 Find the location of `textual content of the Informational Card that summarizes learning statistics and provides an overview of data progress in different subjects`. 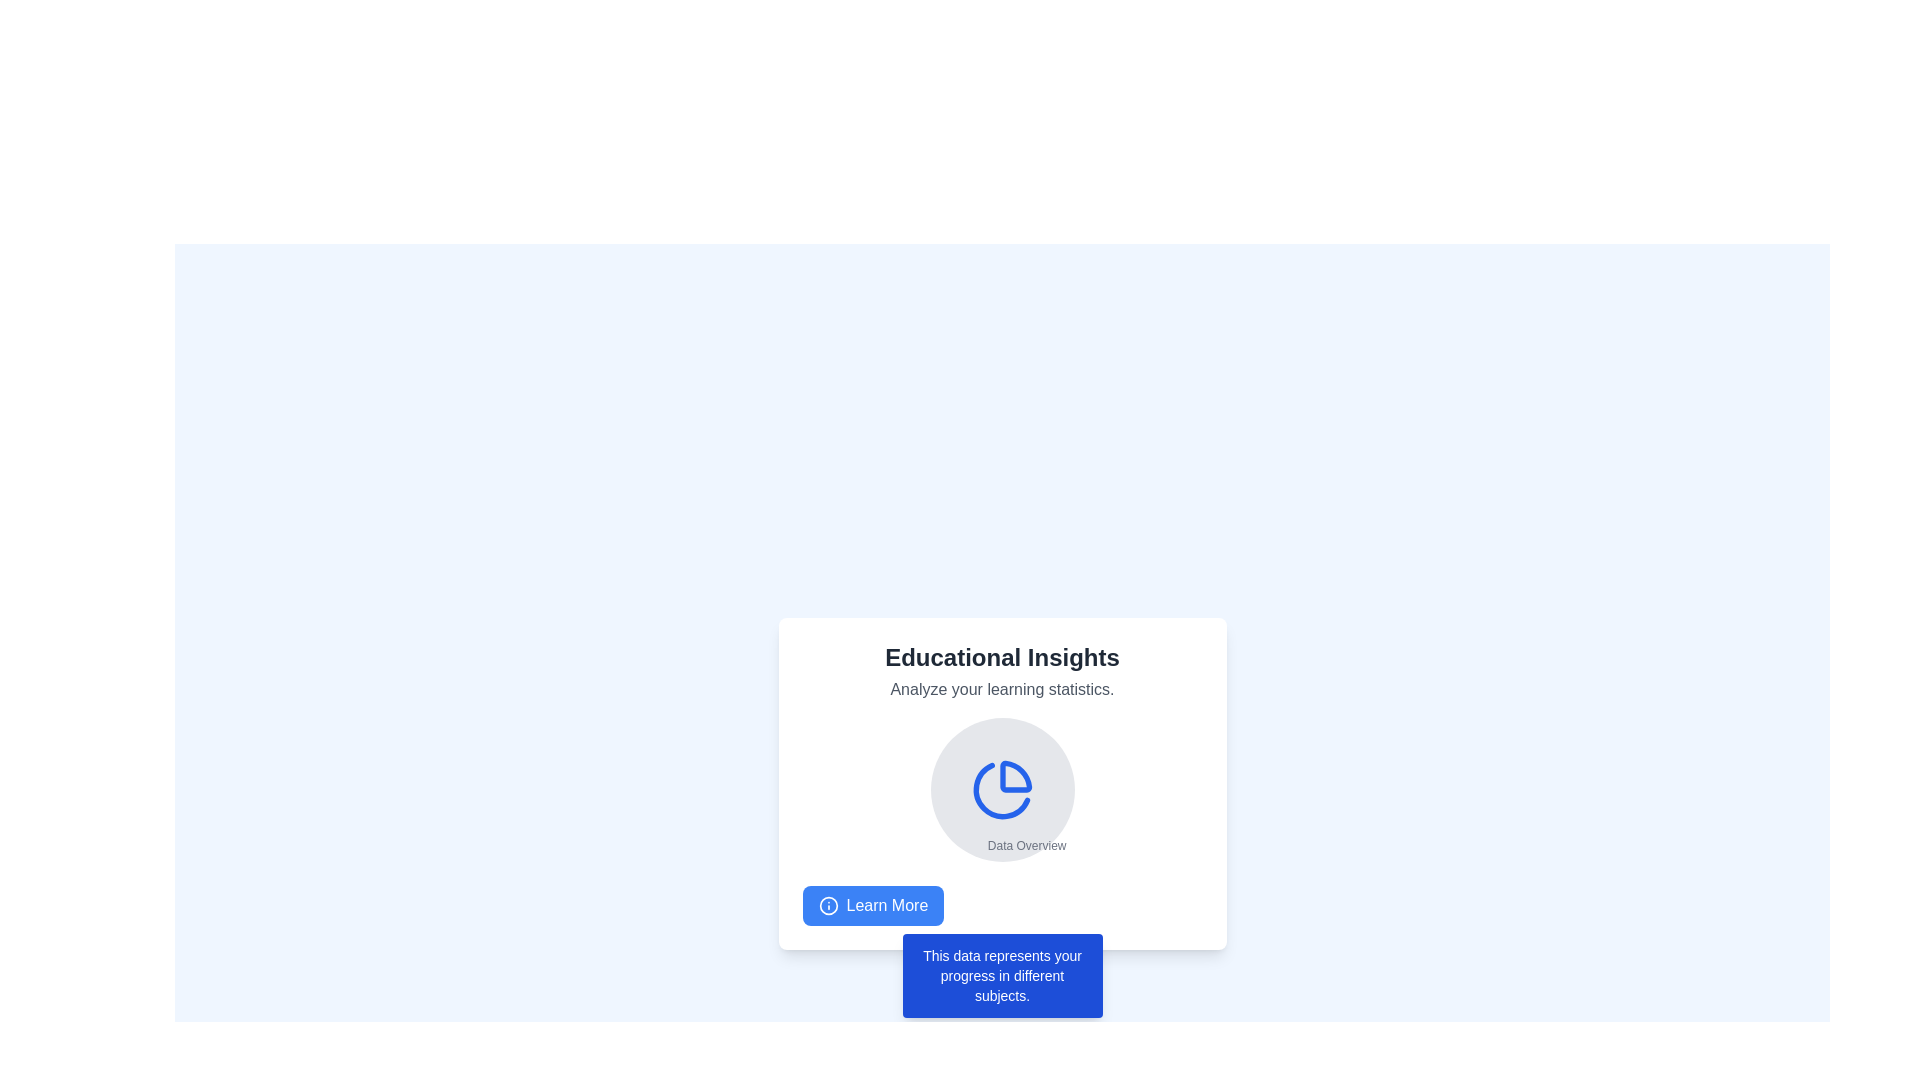

textual content of the Informational Card that summarizes learning statistics and provides an overview of data progress in different subjects is located at coordinates (1002, 782).